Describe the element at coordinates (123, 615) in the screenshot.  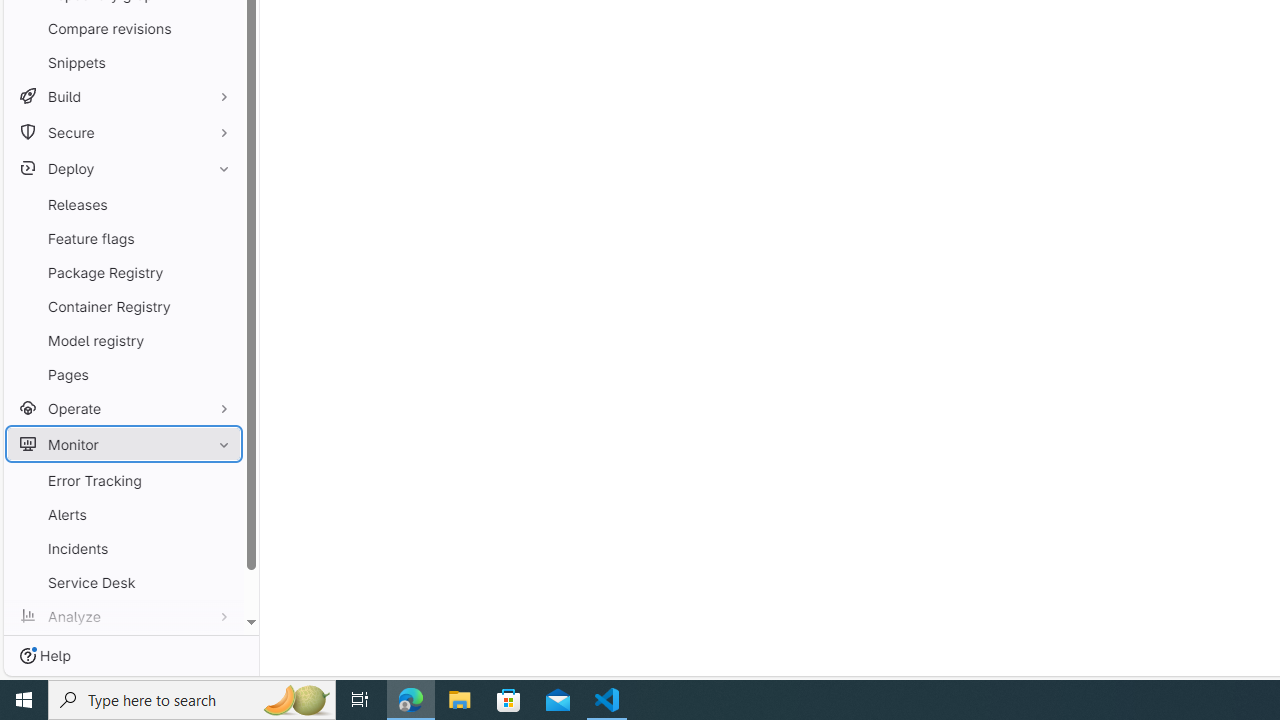
I see `'Analyze'` at that location.